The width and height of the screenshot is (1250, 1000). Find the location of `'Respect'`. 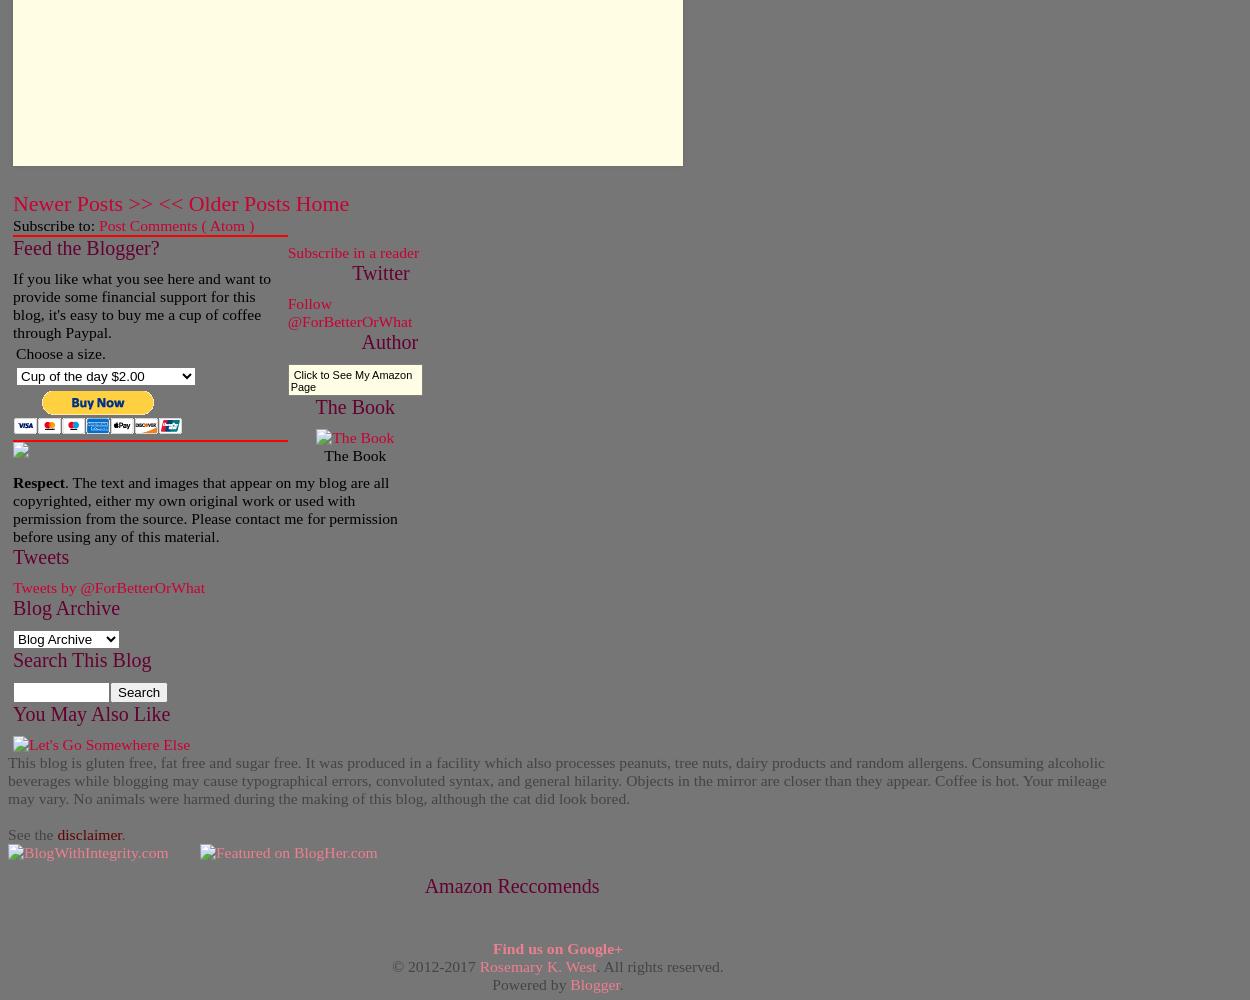

'Respect' is located at coordinates (39, 480).